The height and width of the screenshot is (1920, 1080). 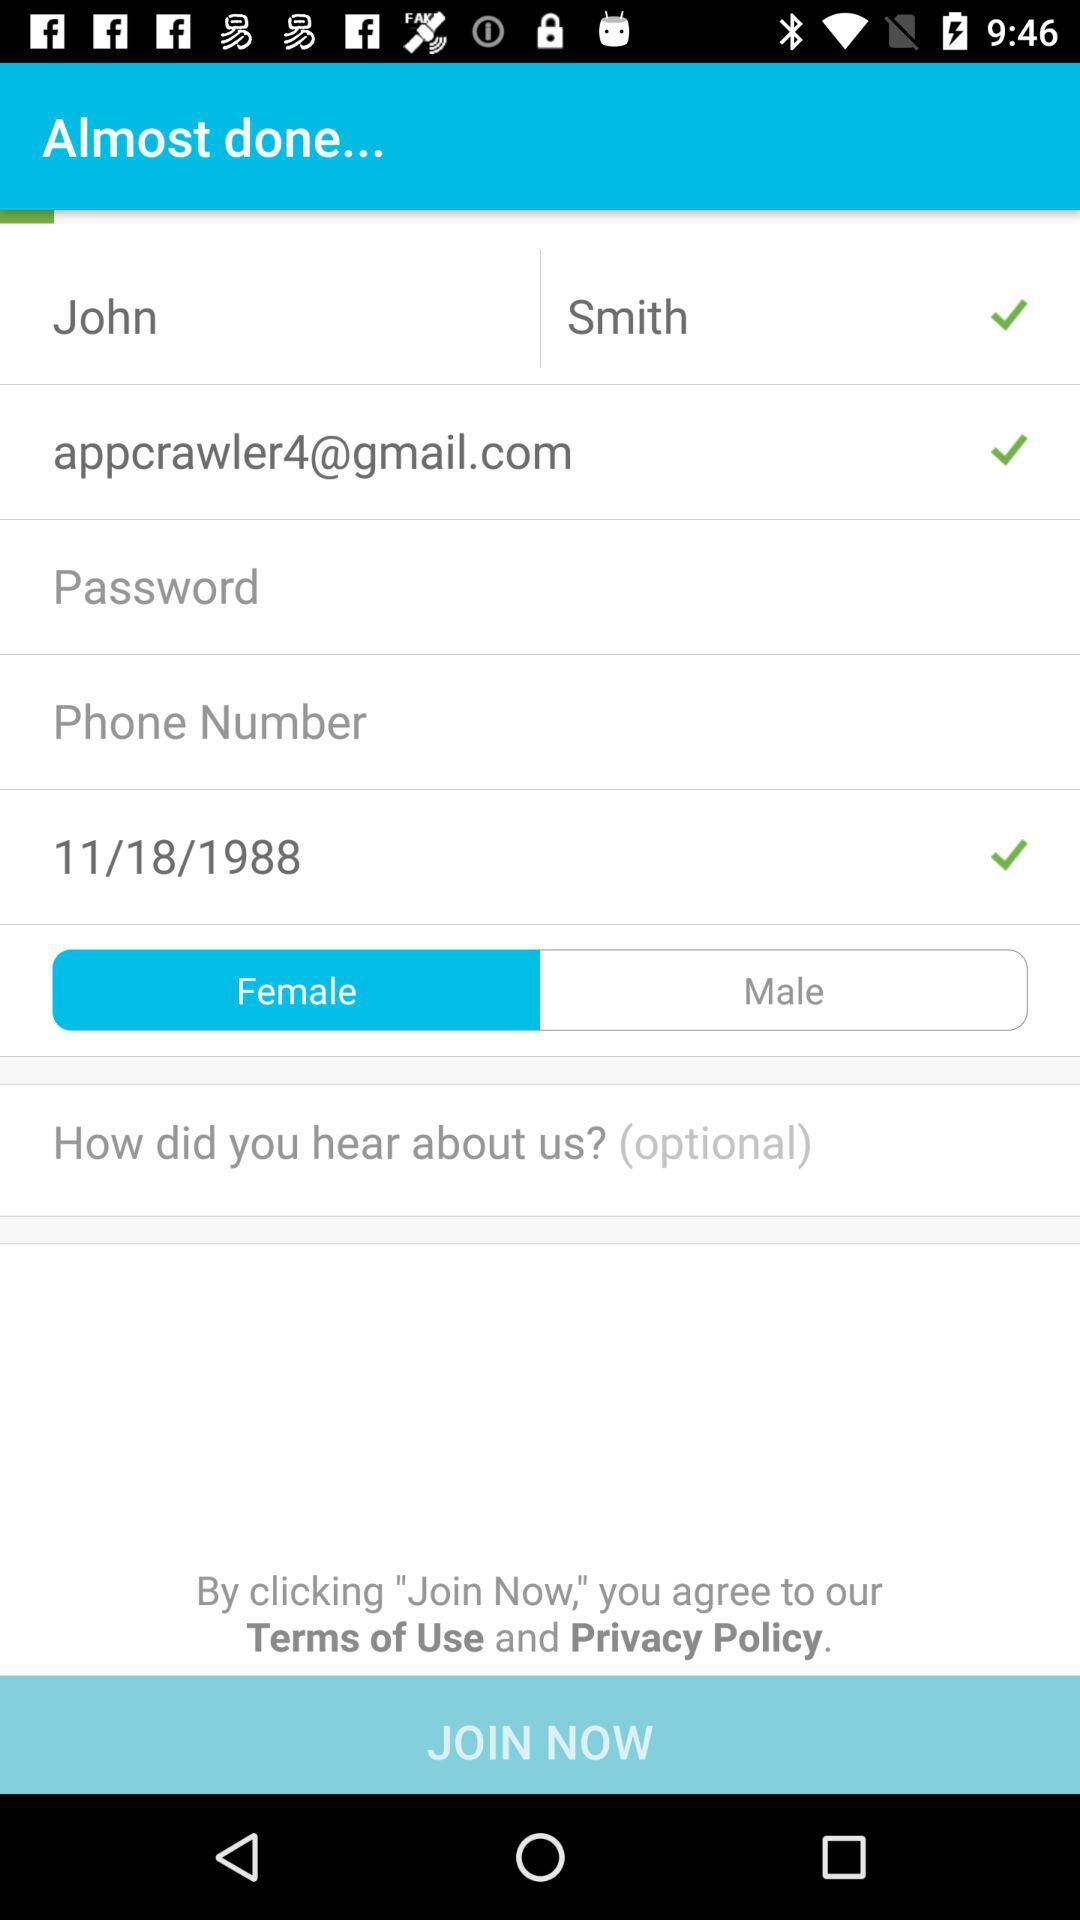 What do you see at coordinates (296, 989) in the screenshot?
I see `item next to the male icon` at bounding box center [296, 989].